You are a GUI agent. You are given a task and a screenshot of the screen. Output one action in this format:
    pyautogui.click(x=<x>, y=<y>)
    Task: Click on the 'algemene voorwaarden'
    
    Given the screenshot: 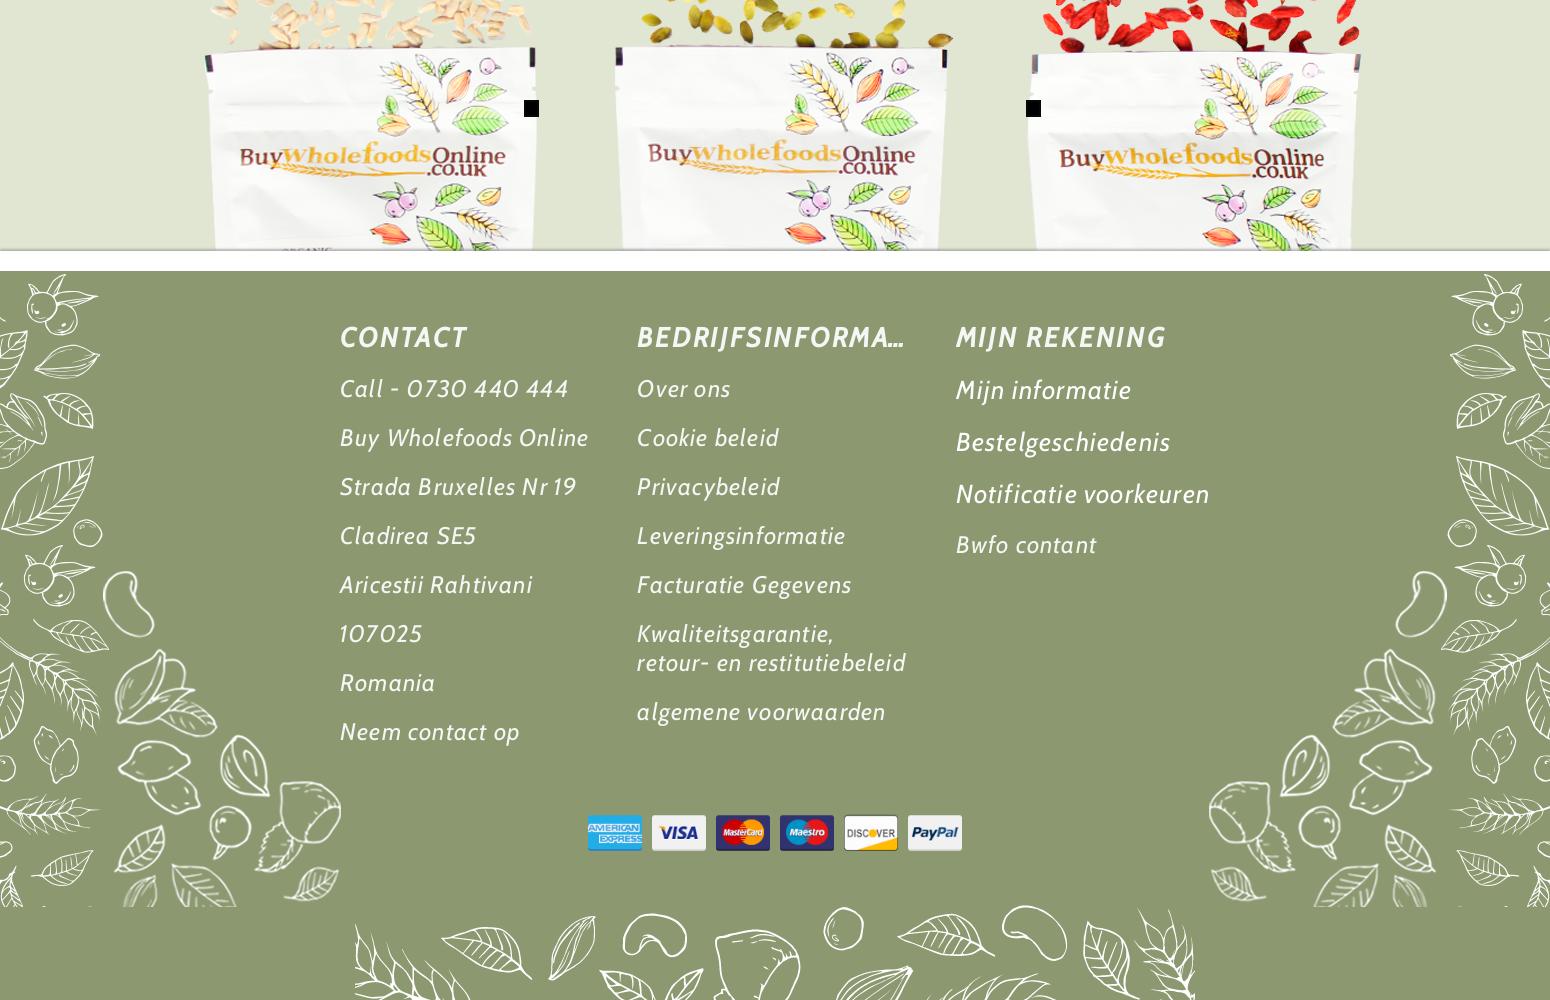 What is the action you would take?
    pyautogui.click(x=761, y=710)
    